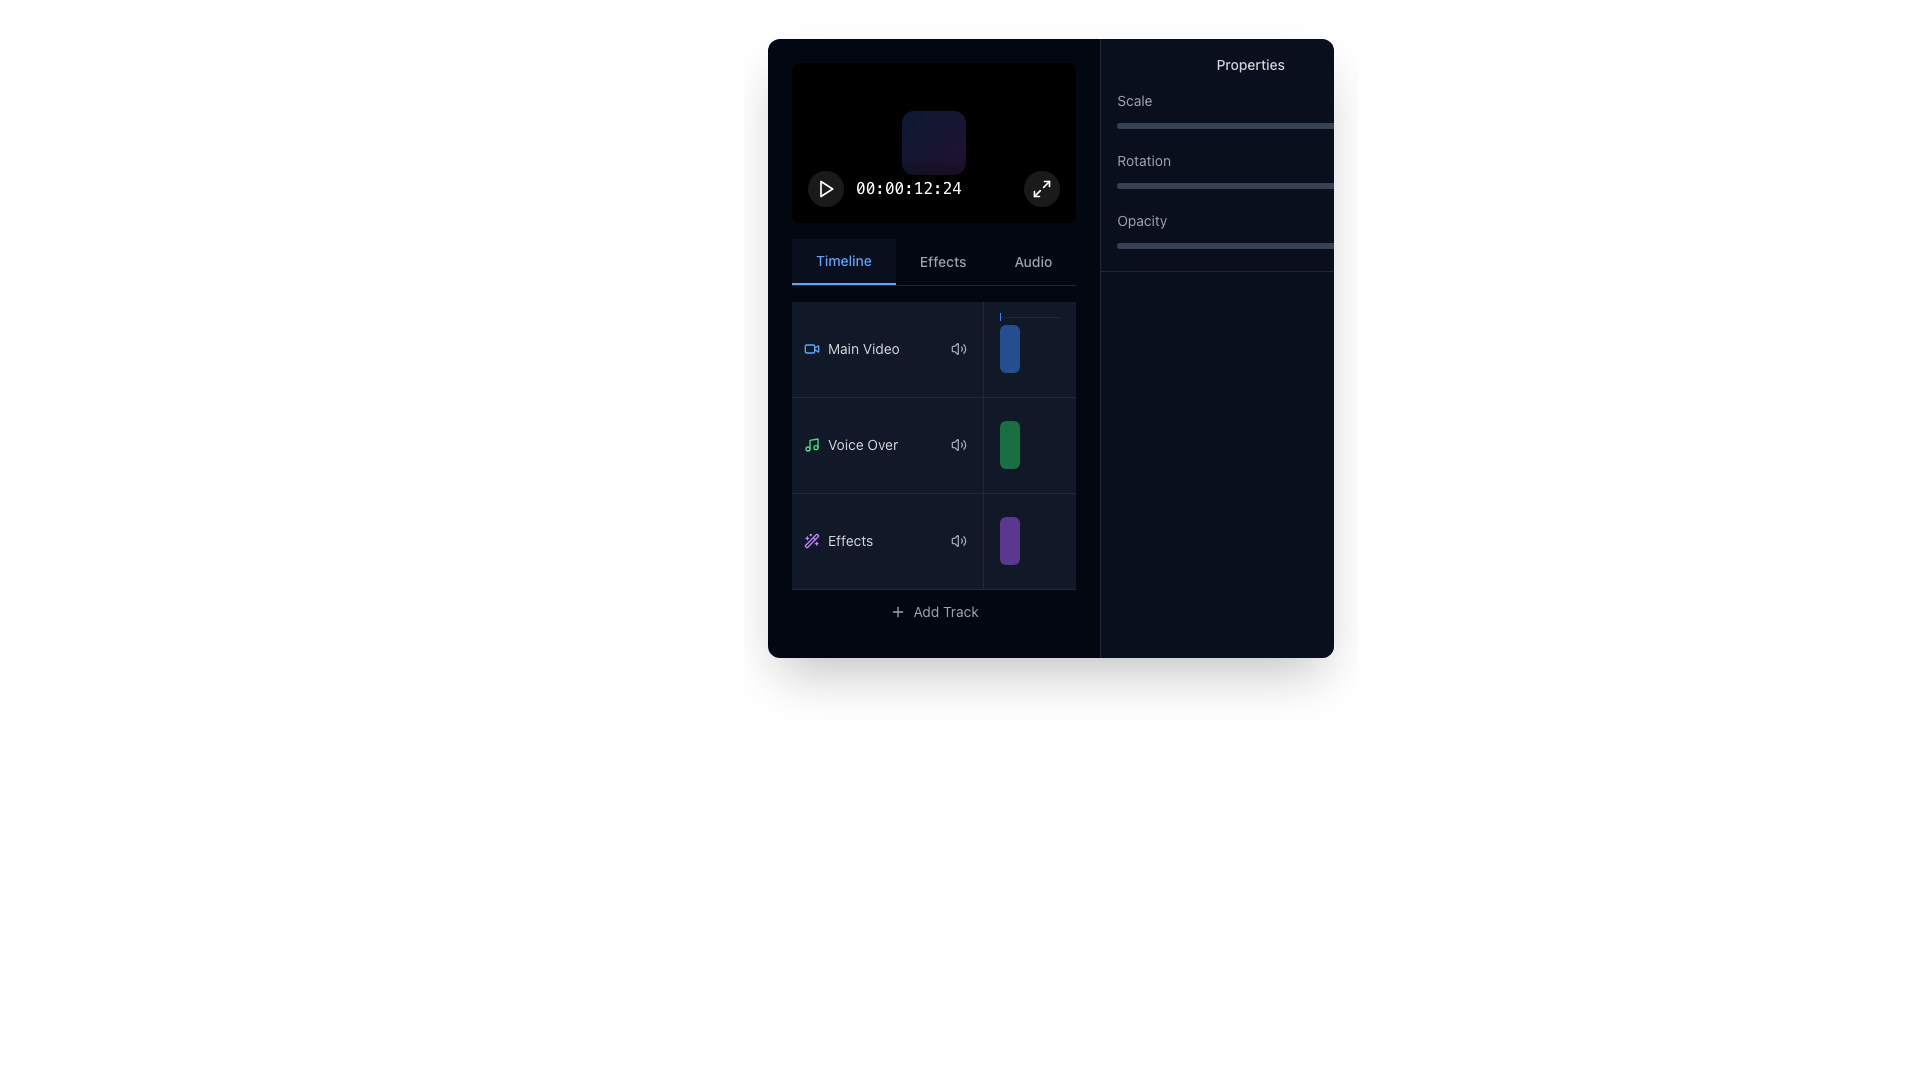 The width and height of the screenshot is (1920, 1080). I want to click on the purple wand icon with sparkles located in the 'Effects' section of the timeline panel, so click(811, 540).